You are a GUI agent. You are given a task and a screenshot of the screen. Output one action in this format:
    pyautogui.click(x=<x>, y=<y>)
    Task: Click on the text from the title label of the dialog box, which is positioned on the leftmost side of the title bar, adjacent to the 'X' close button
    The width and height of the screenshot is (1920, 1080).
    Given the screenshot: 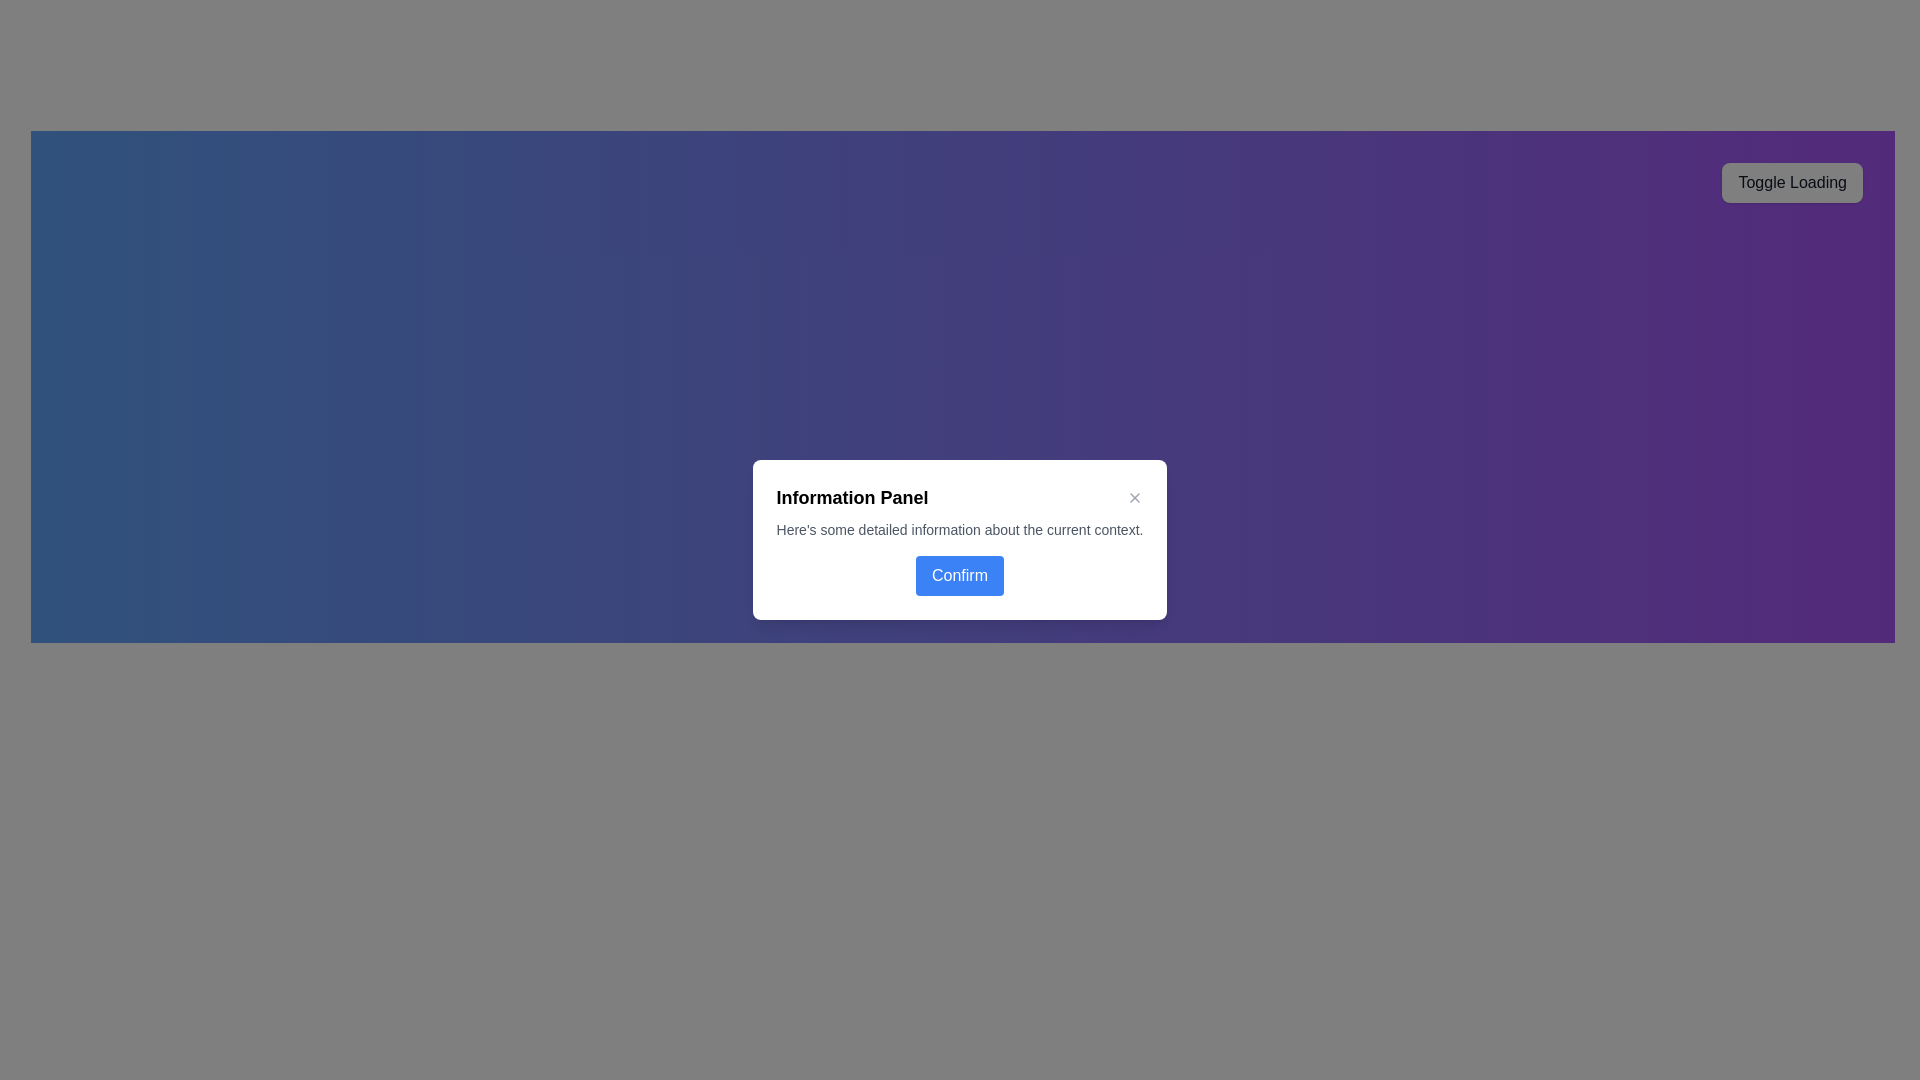 What is the action you would take?
    pyautogui.click(x=852, y=496)
    